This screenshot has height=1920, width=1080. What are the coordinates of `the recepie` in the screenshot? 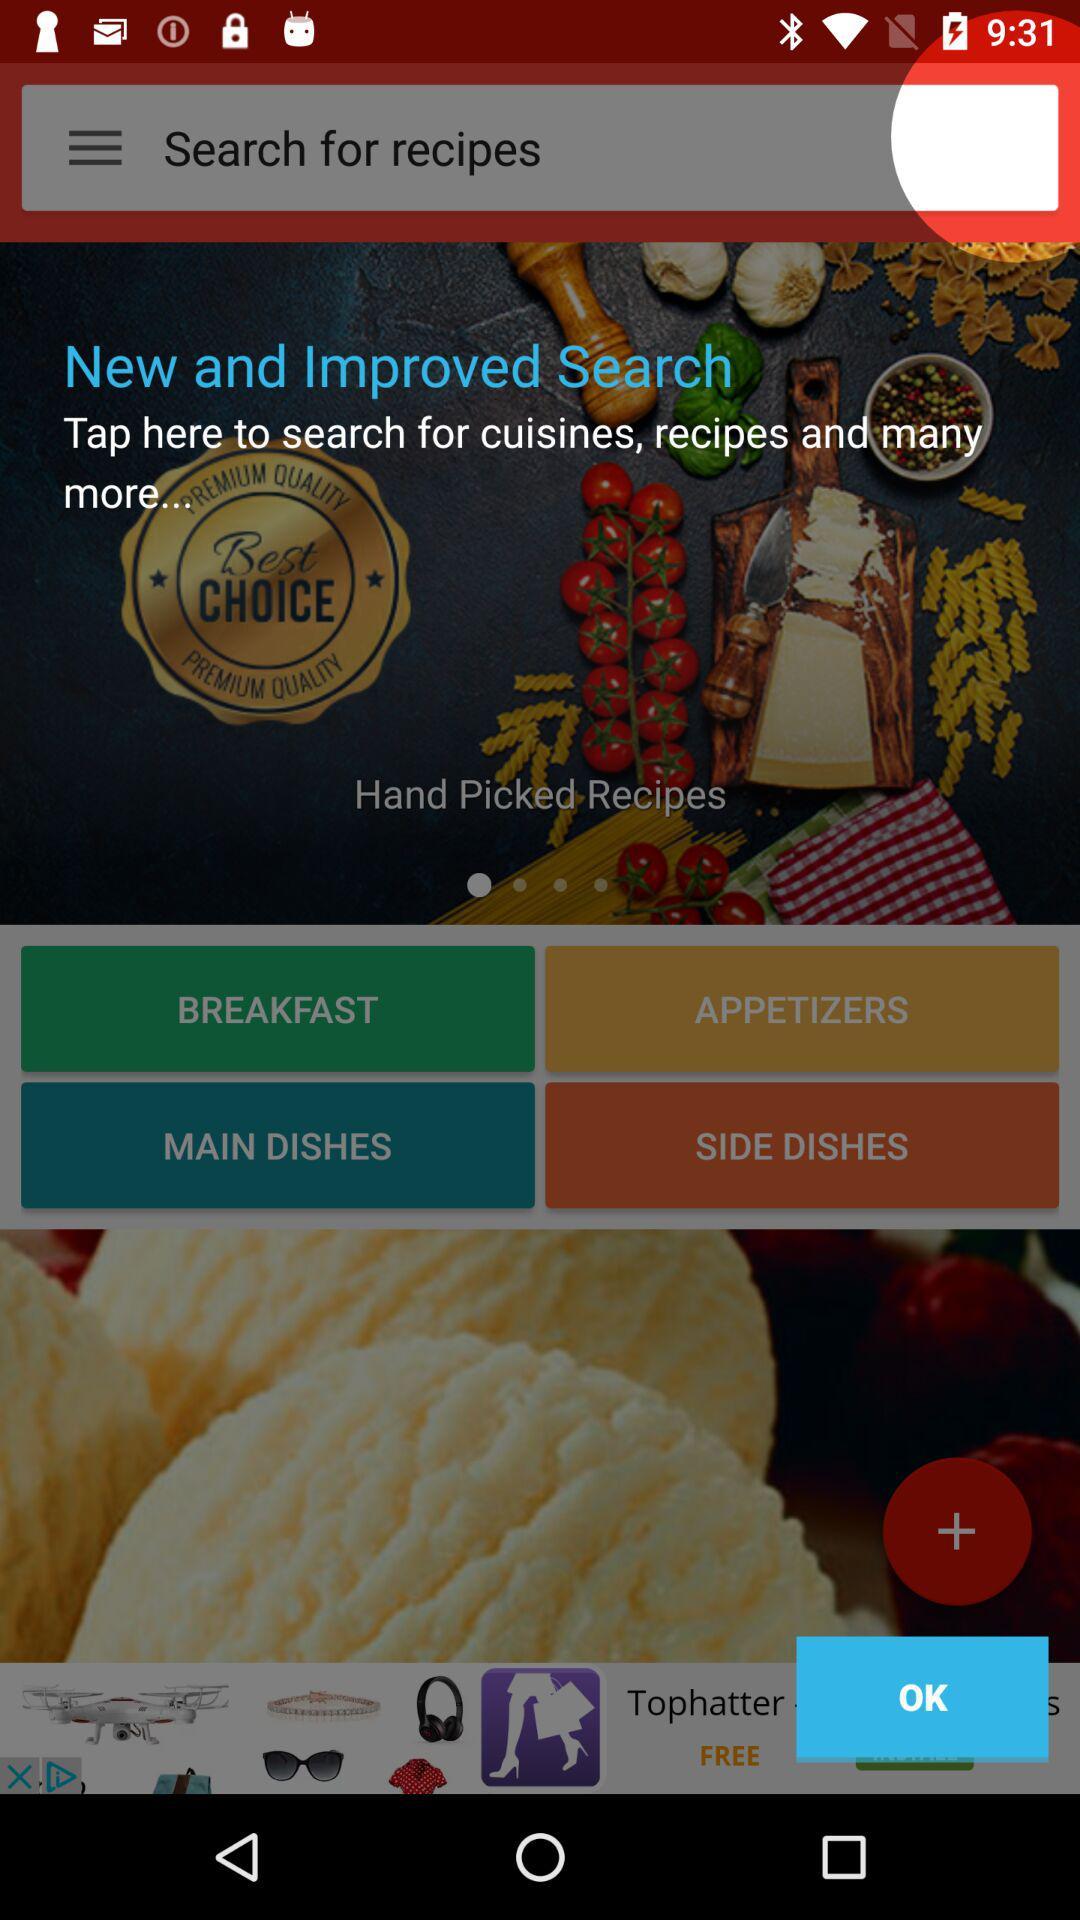 It's located at (955, 1538).